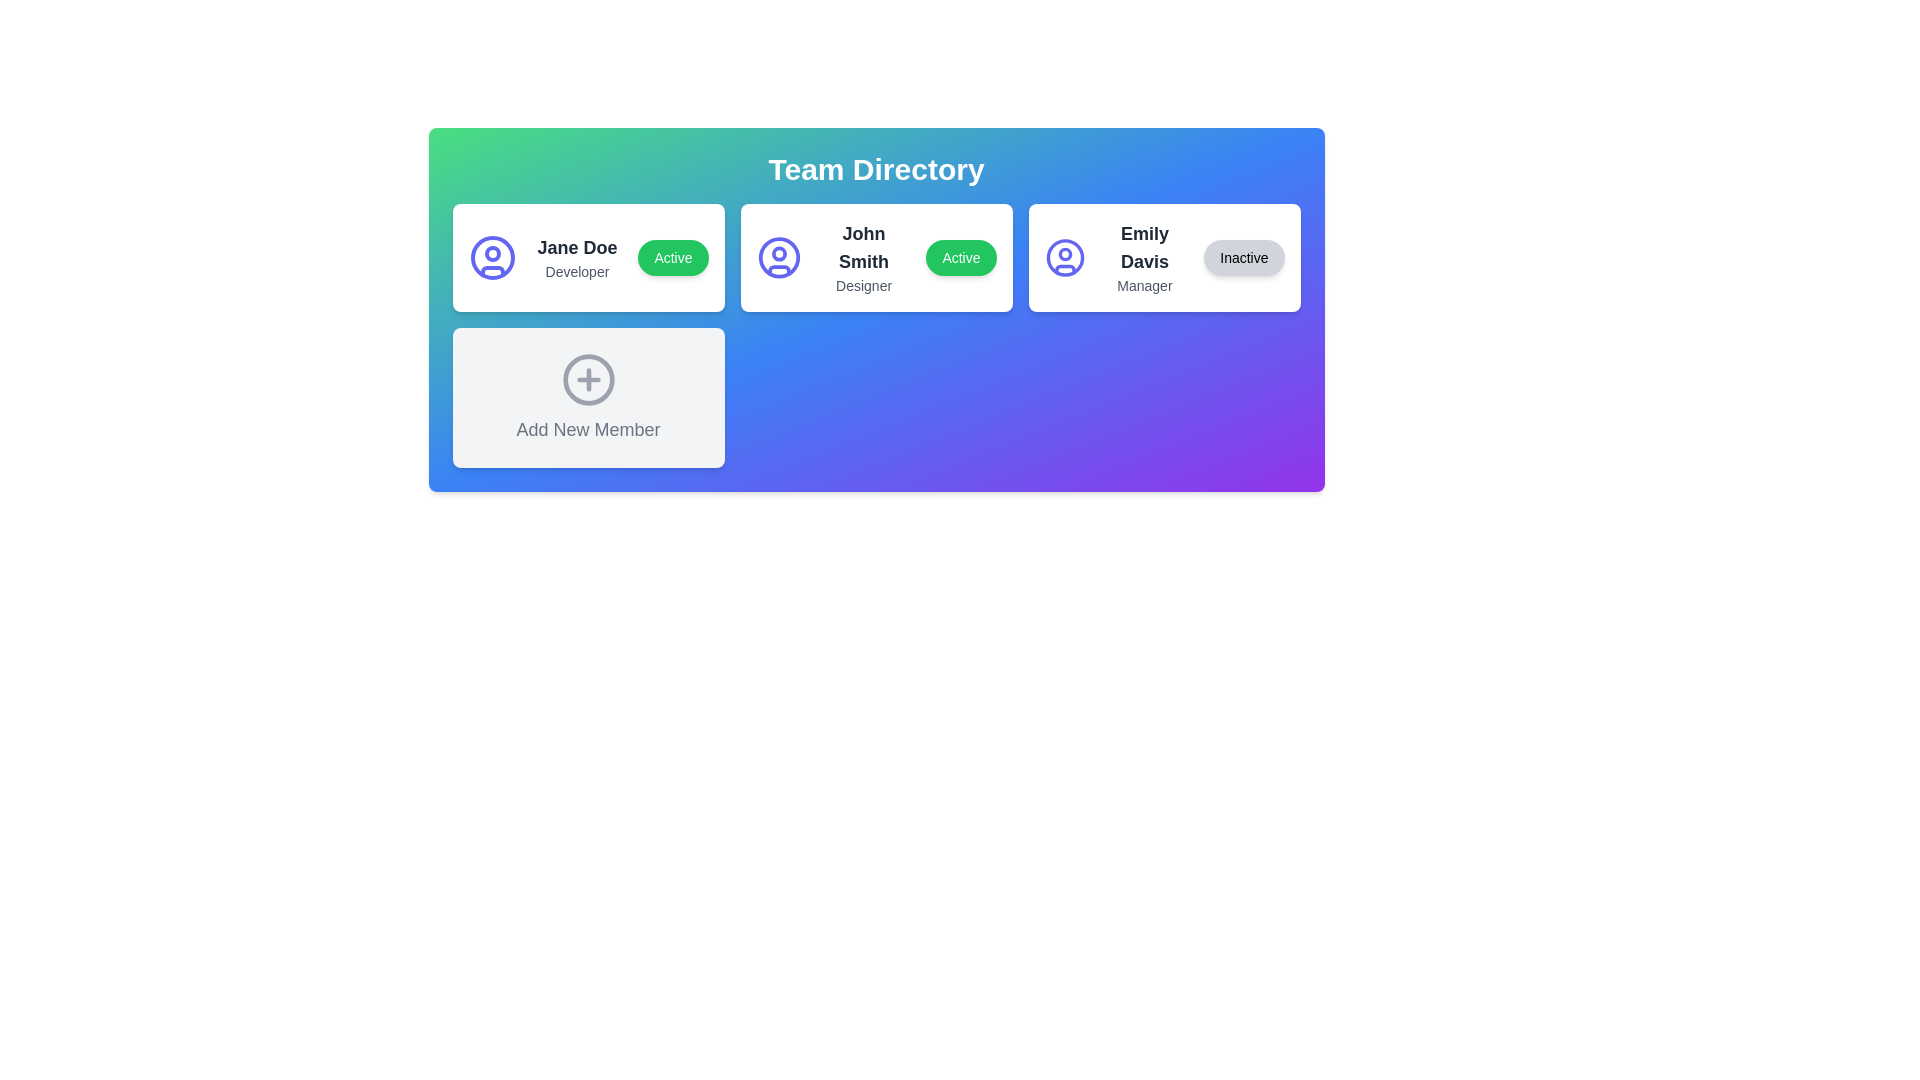 The image size is (1920, 1080). Describe the element at coordinates (673, 257) in the screenshot. I see `the status indicator button for user 'Jane Doe'` at that location.